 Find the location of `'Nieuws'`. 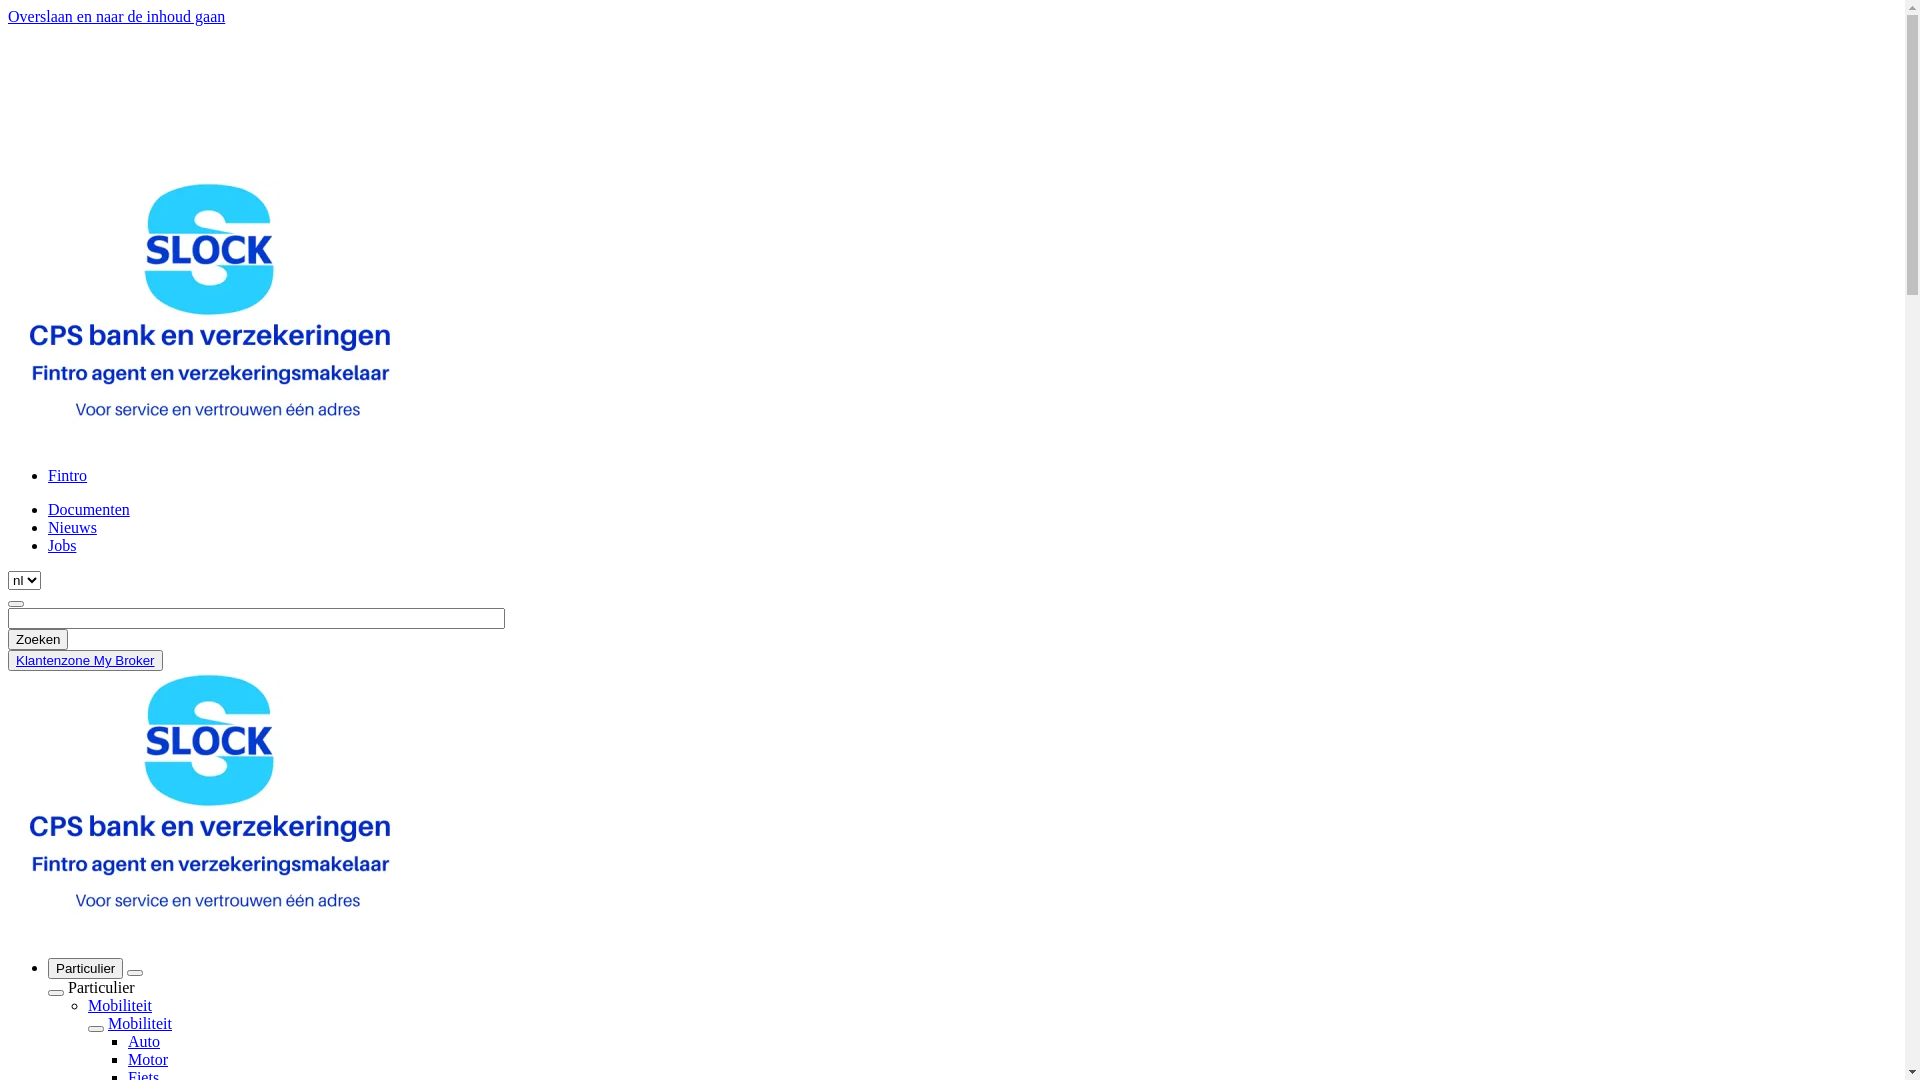

'Nieuws' is located at coordinates (72, 526).